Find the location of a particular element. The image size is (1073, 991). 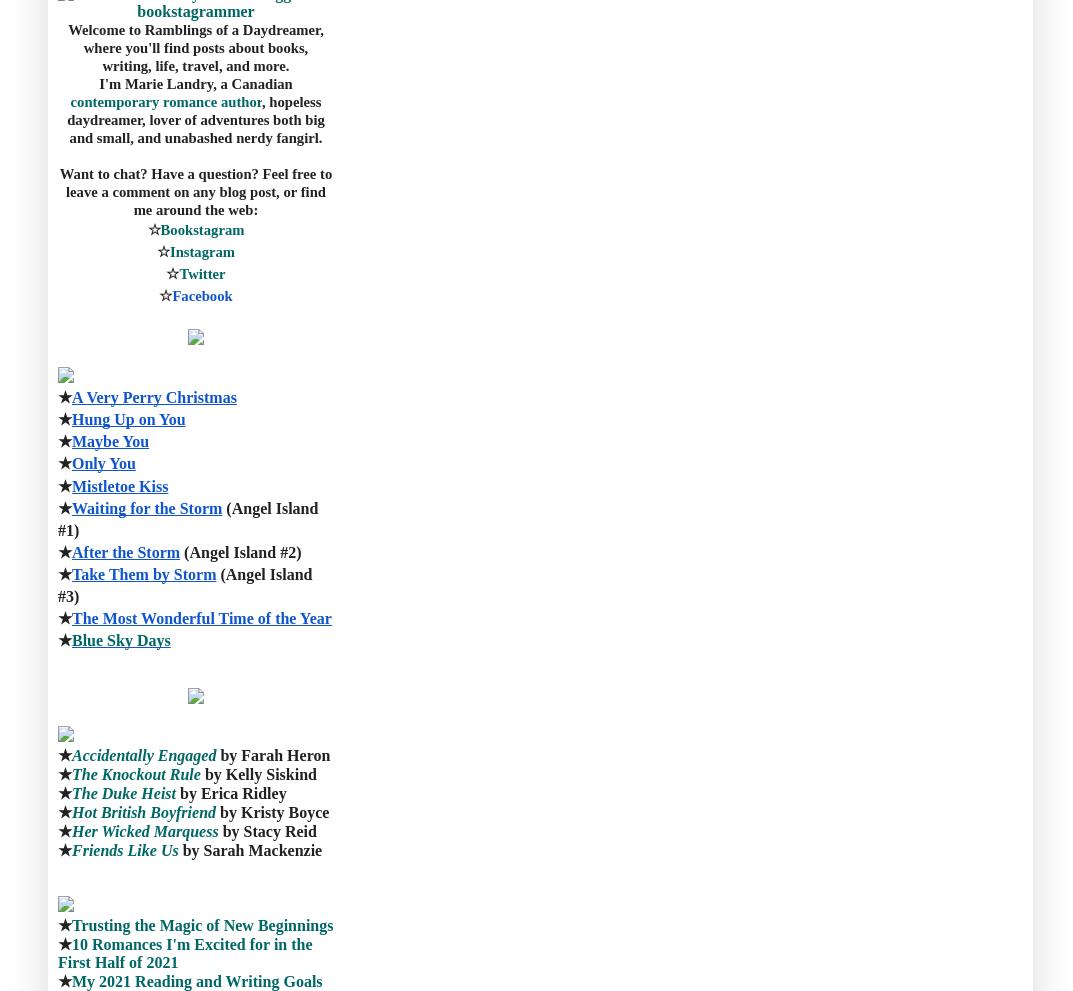

'Her Wicked Marquess' is located at coordinates (143, 830).